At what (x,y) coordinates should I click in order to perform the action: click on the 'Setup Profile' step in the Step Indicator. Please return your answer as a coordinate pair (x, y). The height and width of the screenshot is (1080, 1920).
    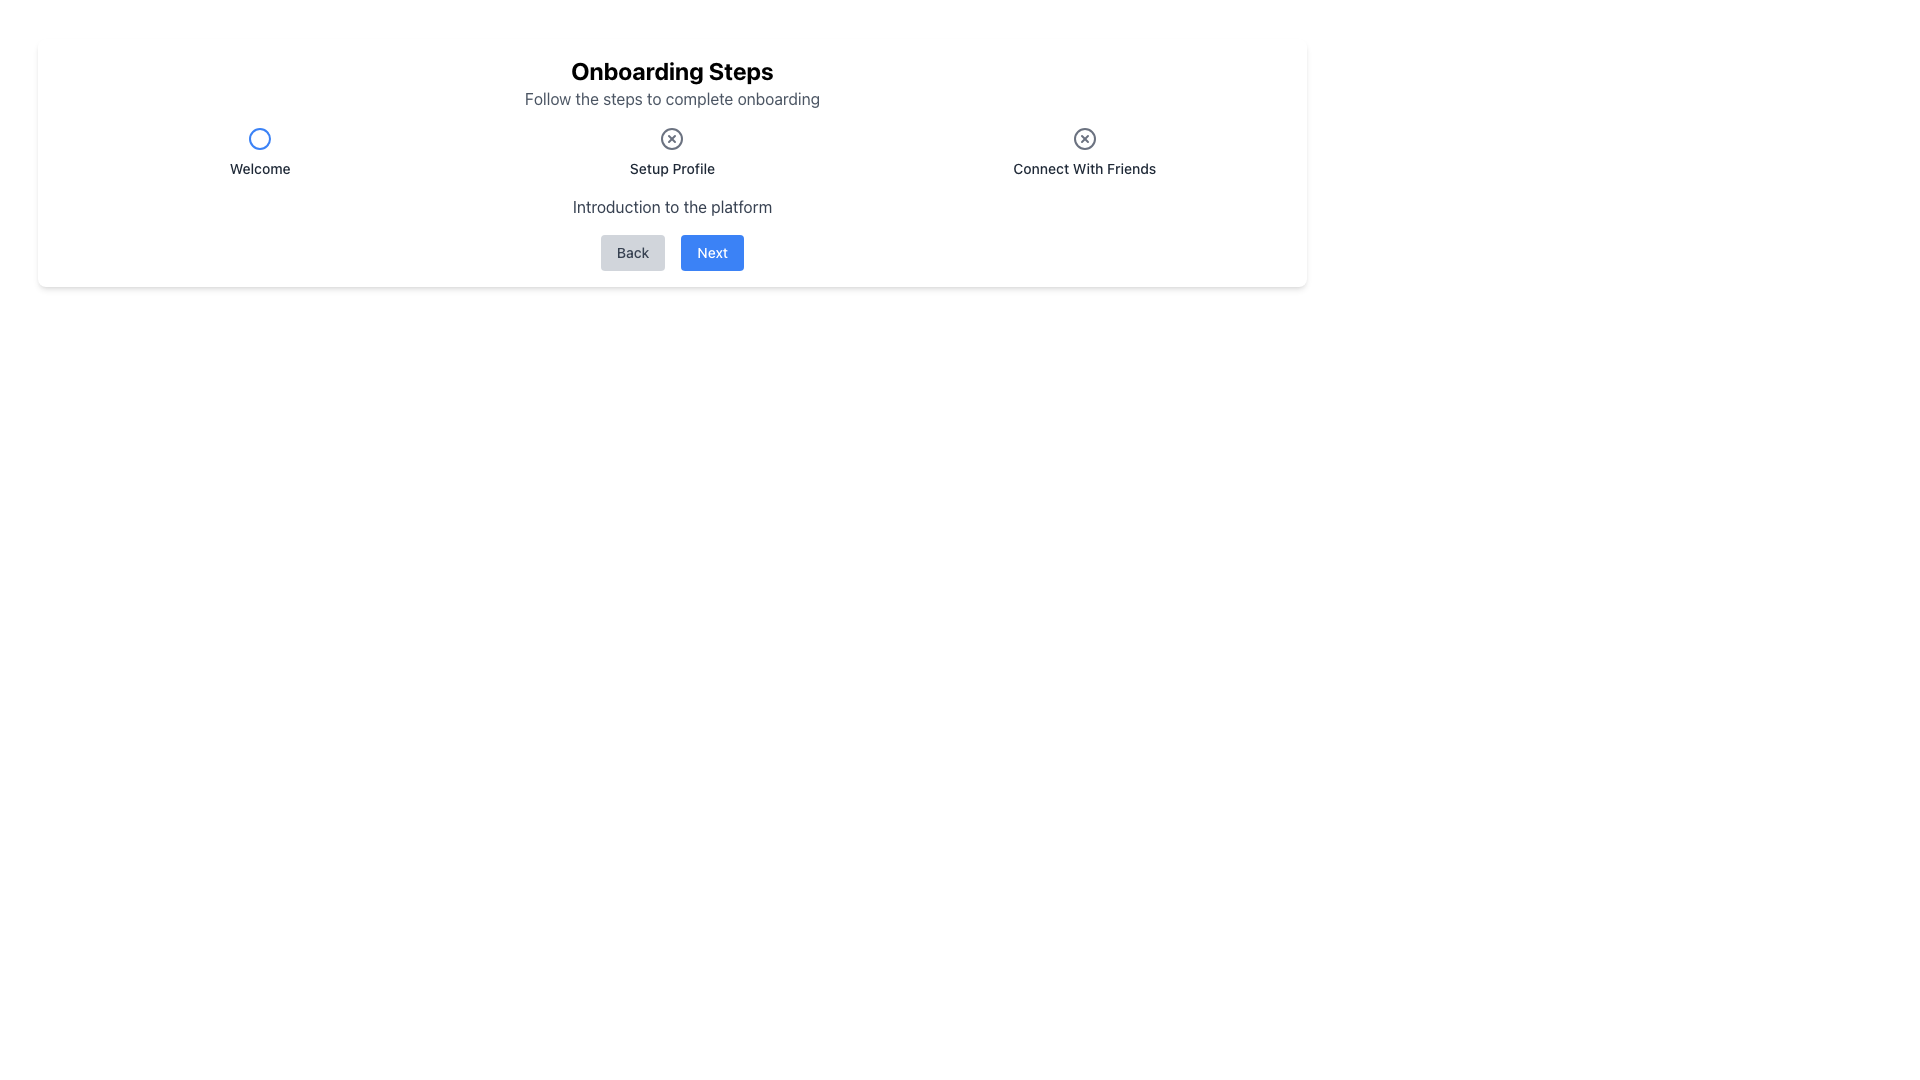
    Looking at the image, I should click on (672, 152).